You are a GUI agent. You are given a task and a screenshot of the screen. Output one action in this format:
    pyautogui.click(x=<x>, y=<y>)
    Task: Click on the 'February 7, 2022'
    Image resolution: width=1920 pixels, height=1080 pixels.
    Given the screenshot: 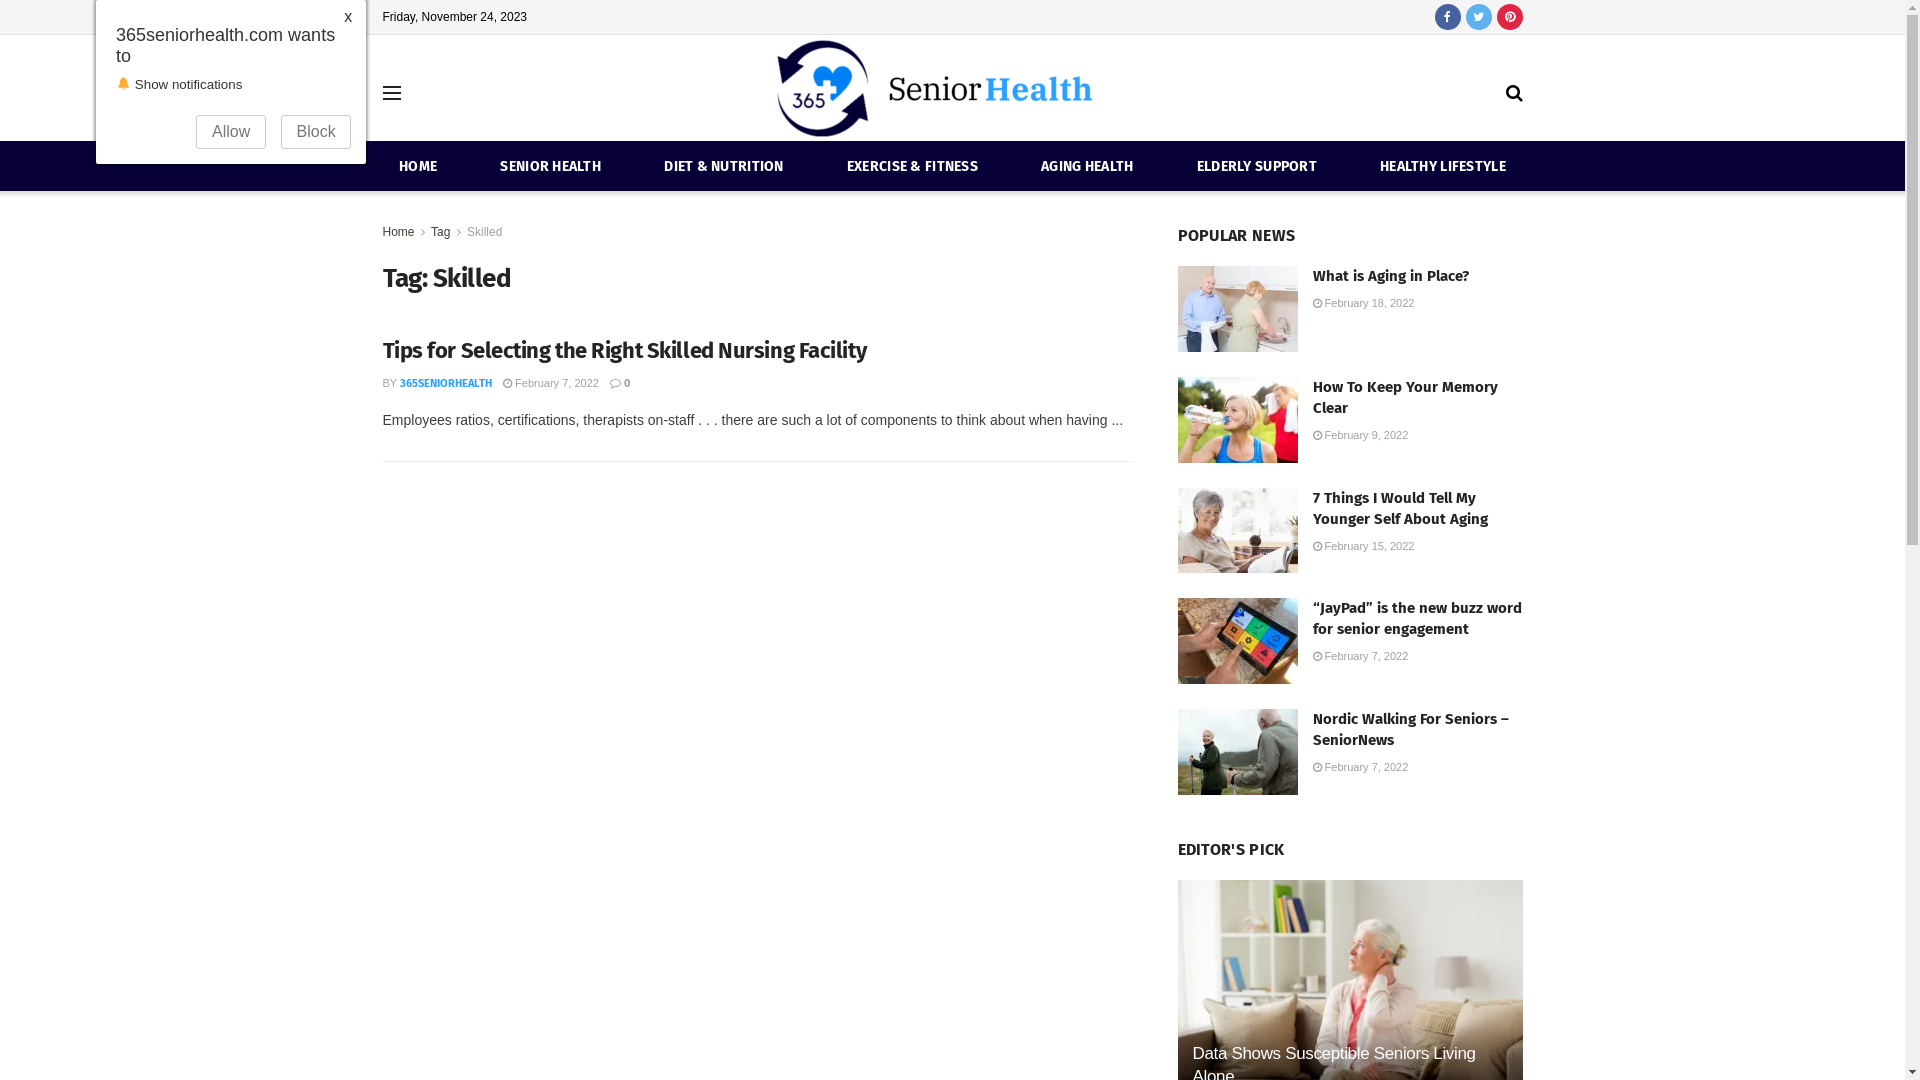 What is the action you would take?
    pyautogui.click(x=1359, y=655)
    